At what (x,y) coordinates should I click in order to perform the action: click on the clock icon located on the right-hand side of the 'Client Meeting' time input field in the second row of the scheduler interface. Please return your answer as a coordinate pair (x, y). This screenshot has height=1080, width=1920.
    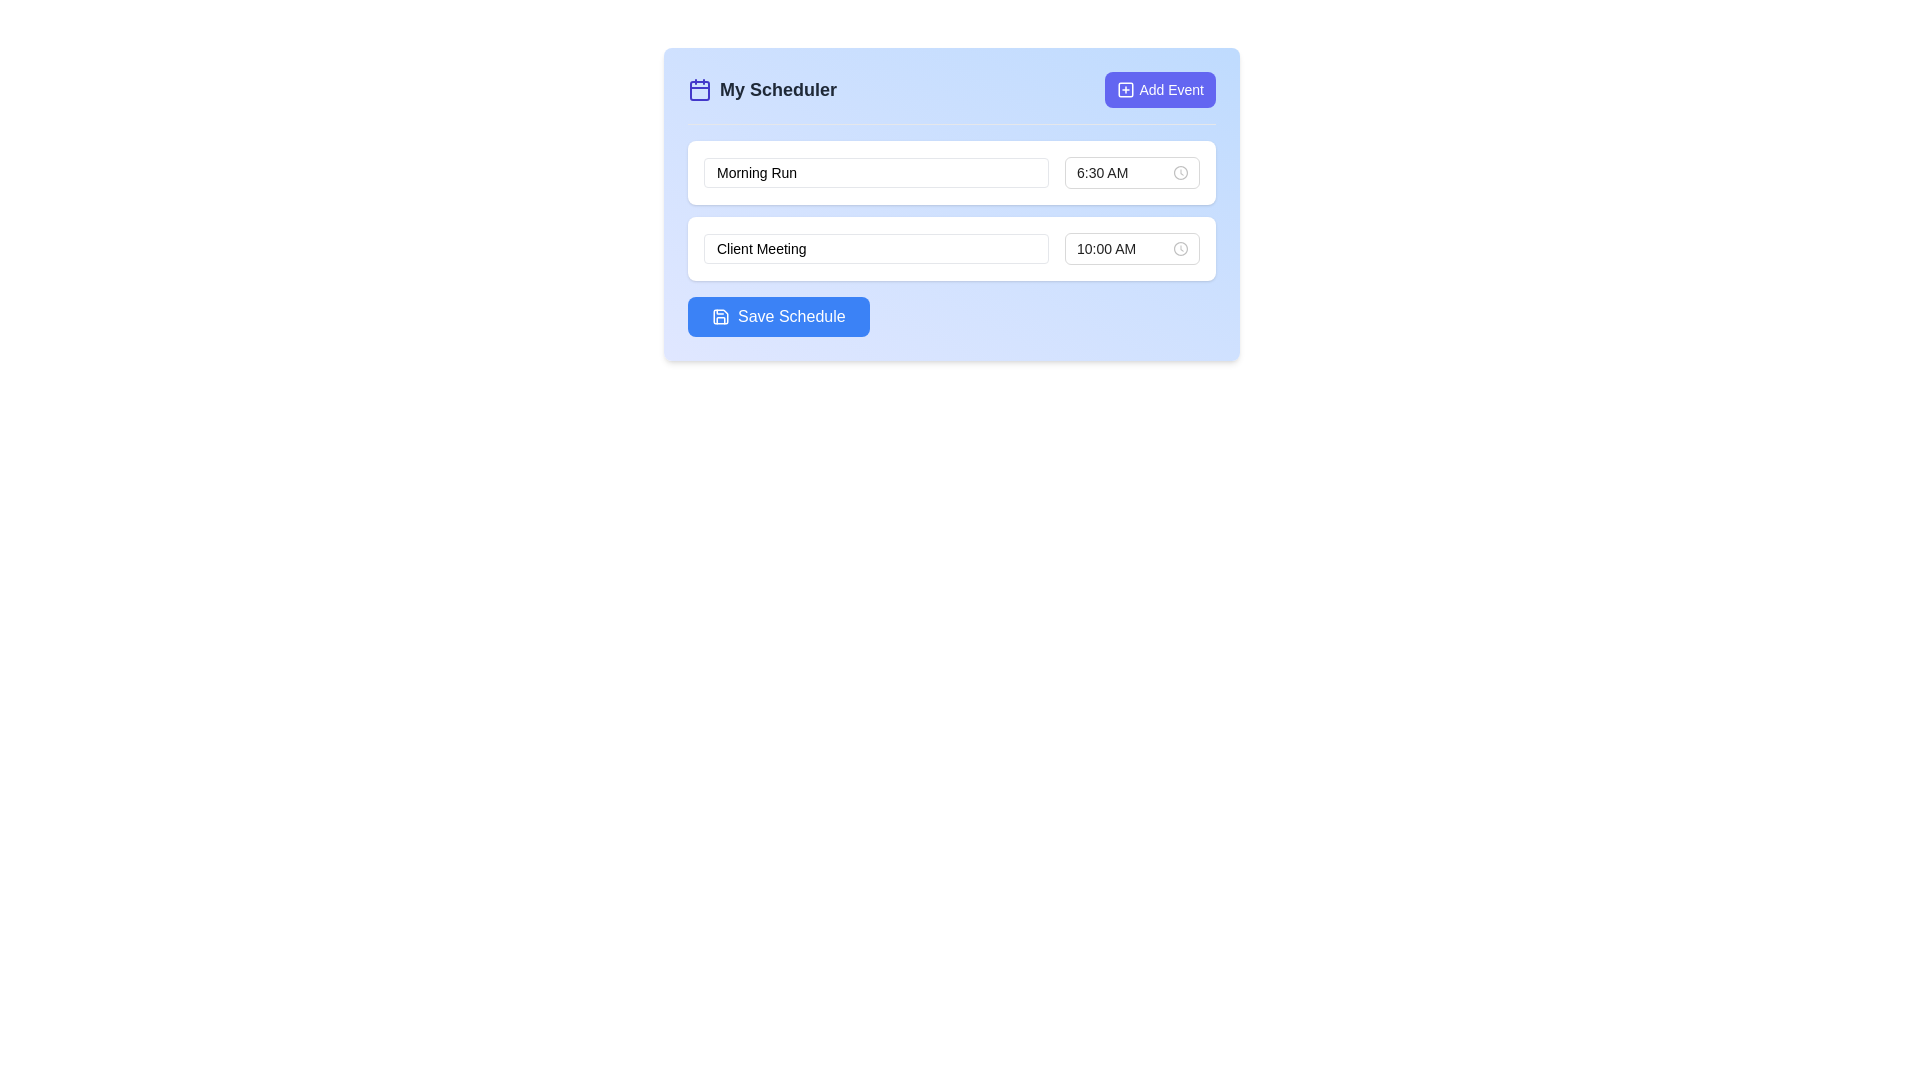
    Looking at the image, I should click on (1180, 248).